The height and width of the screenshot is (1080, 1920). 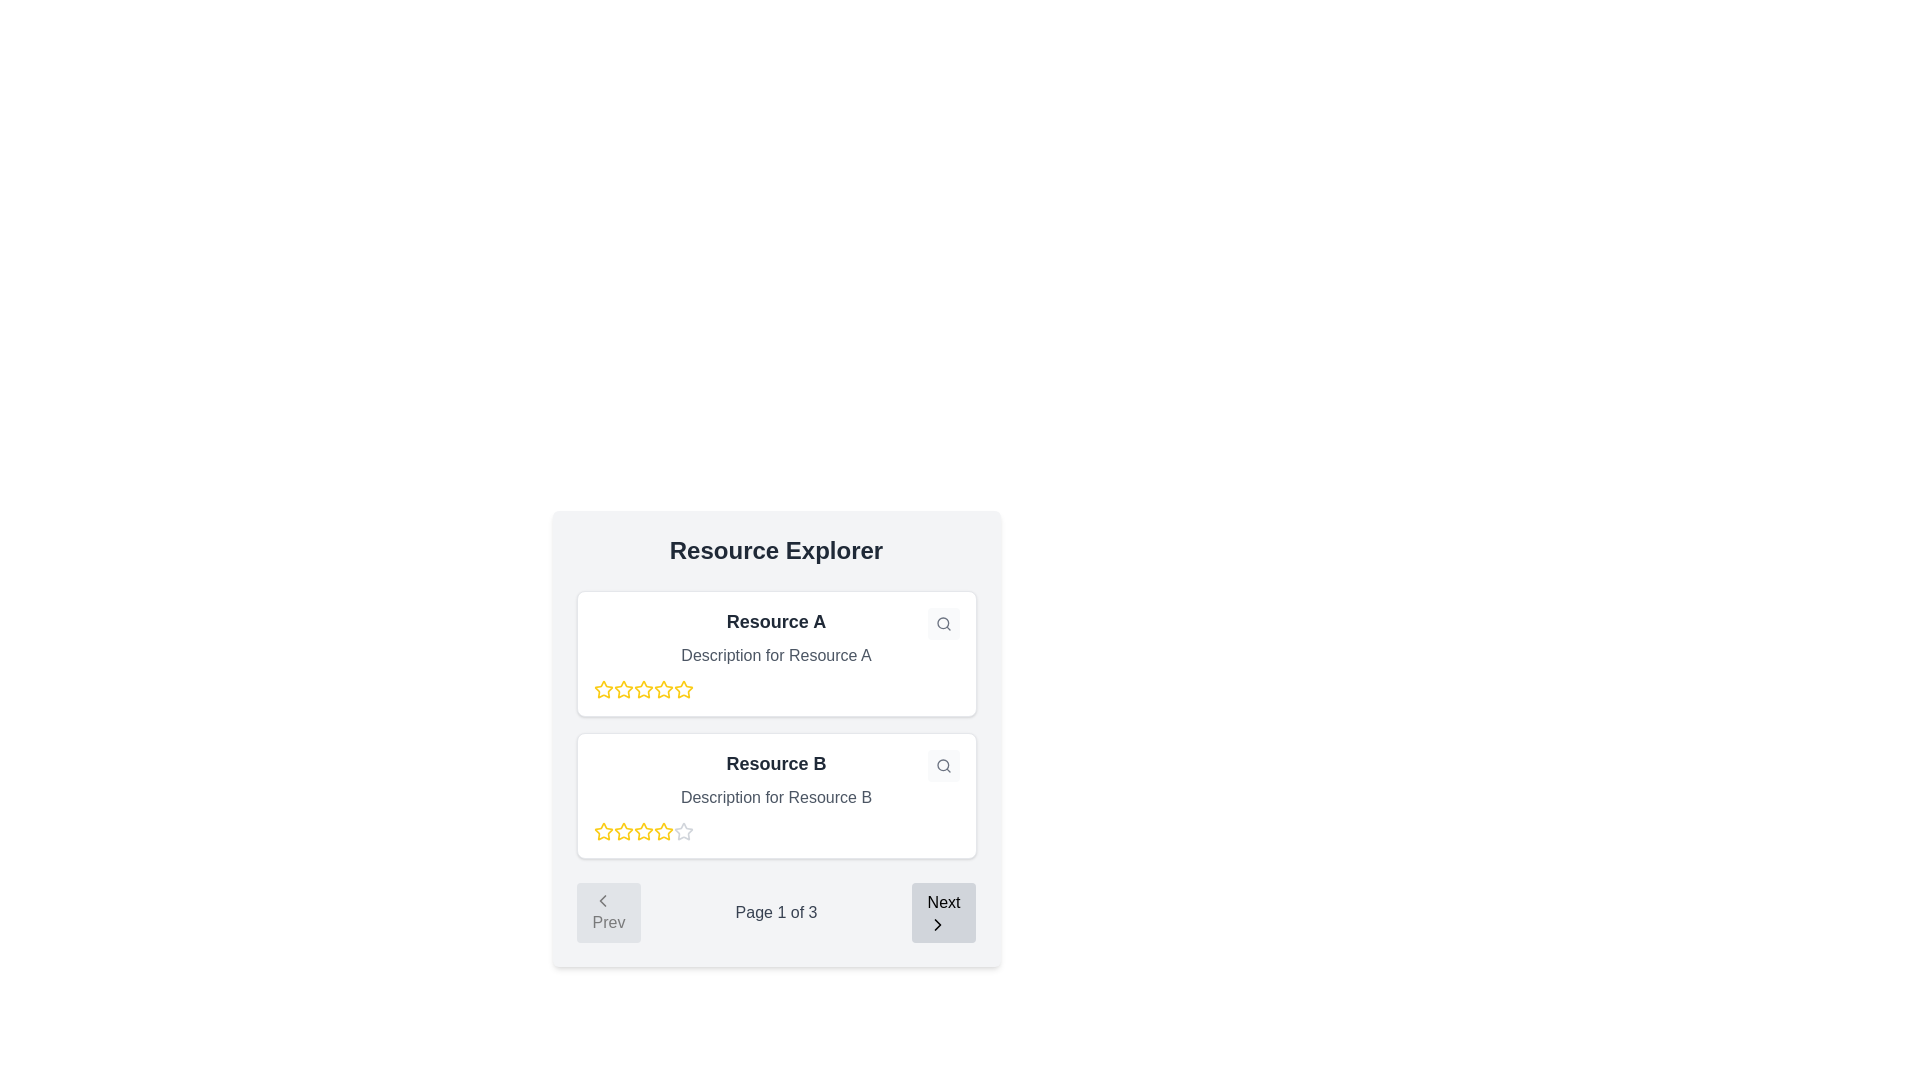 I want to click on the disabled gray button labeled 'Prev' with a leftward arrow icon, located at the bottom of the Resource Explorer widget and adjacent to the 'Page 1 of 3' label, so click(x=608, y=913).